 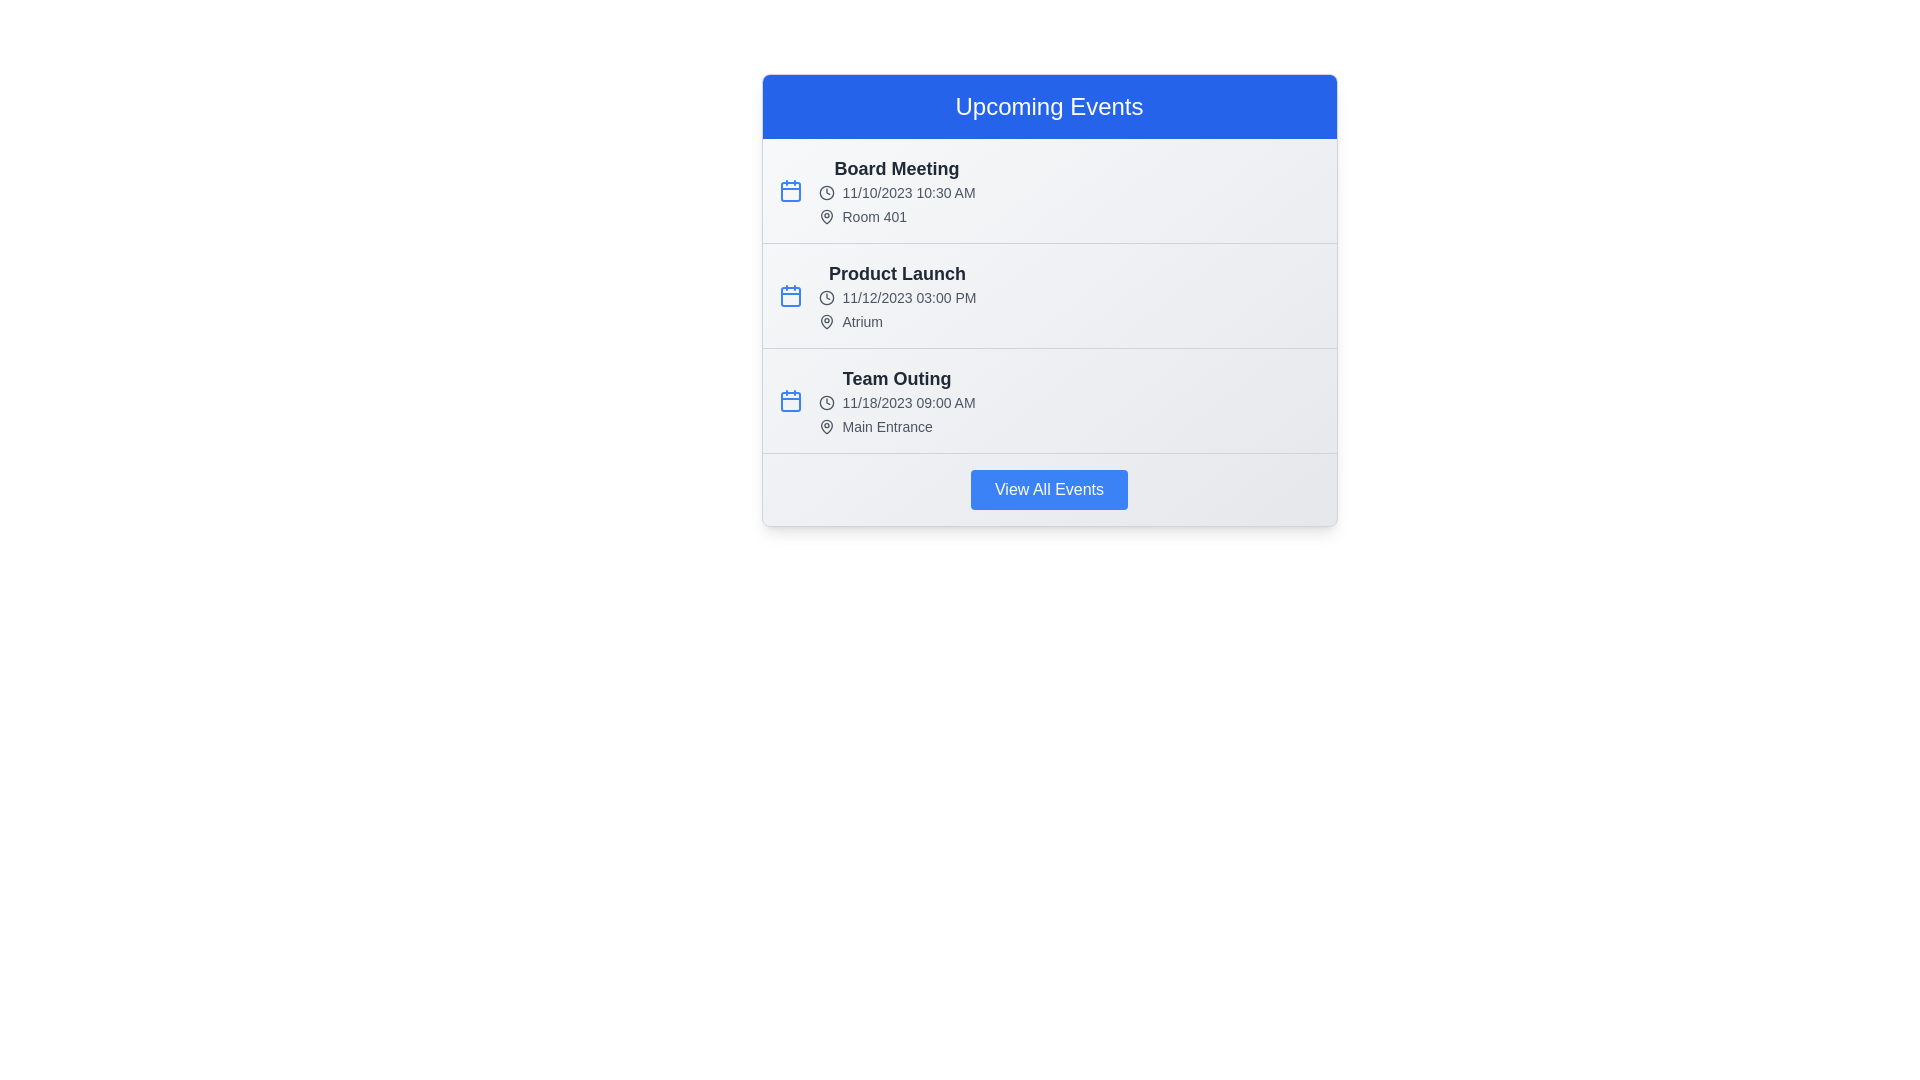 I want to click on the 'Team Outing' date and time details text with icon element, which is located directly below the 'Team Outing' text in the event listing section, so click(x=896, y=402).